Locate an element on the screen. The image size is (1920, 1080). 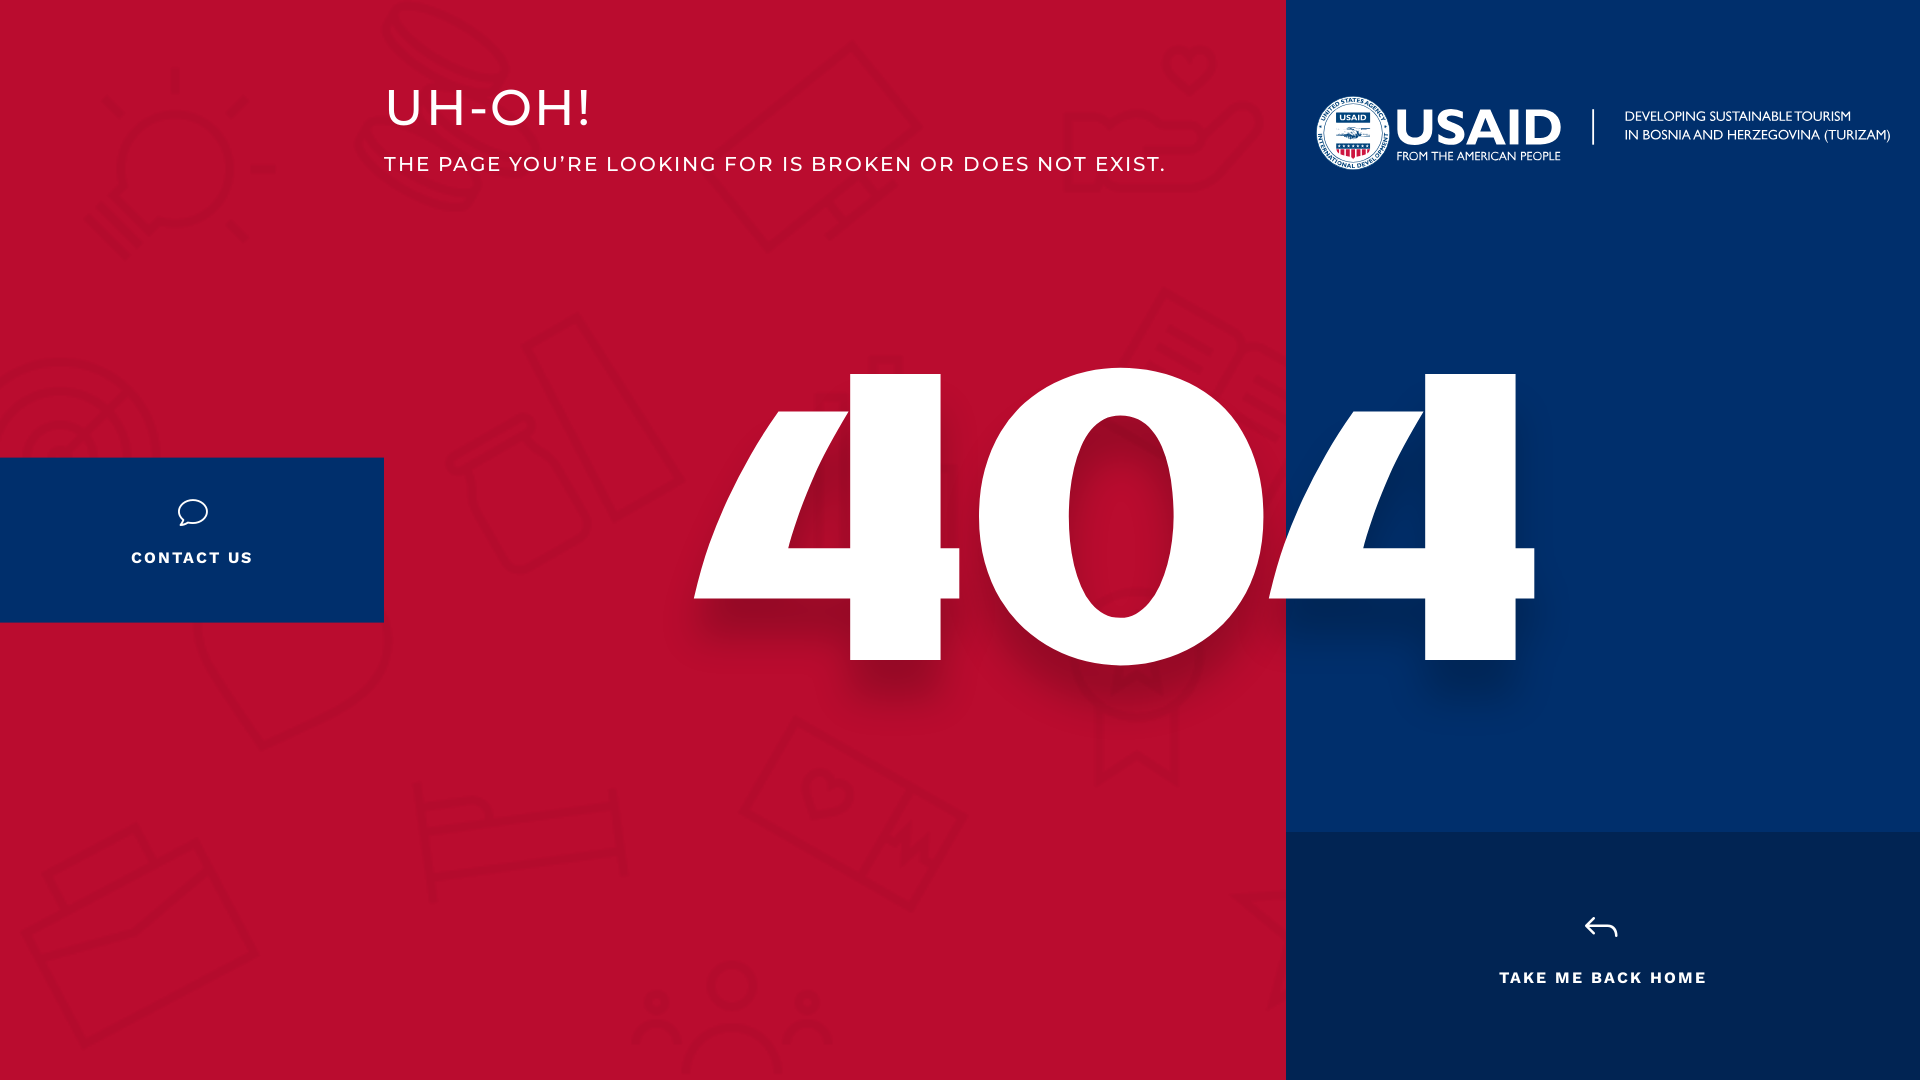
'v' is located at coordinates (191, 512).